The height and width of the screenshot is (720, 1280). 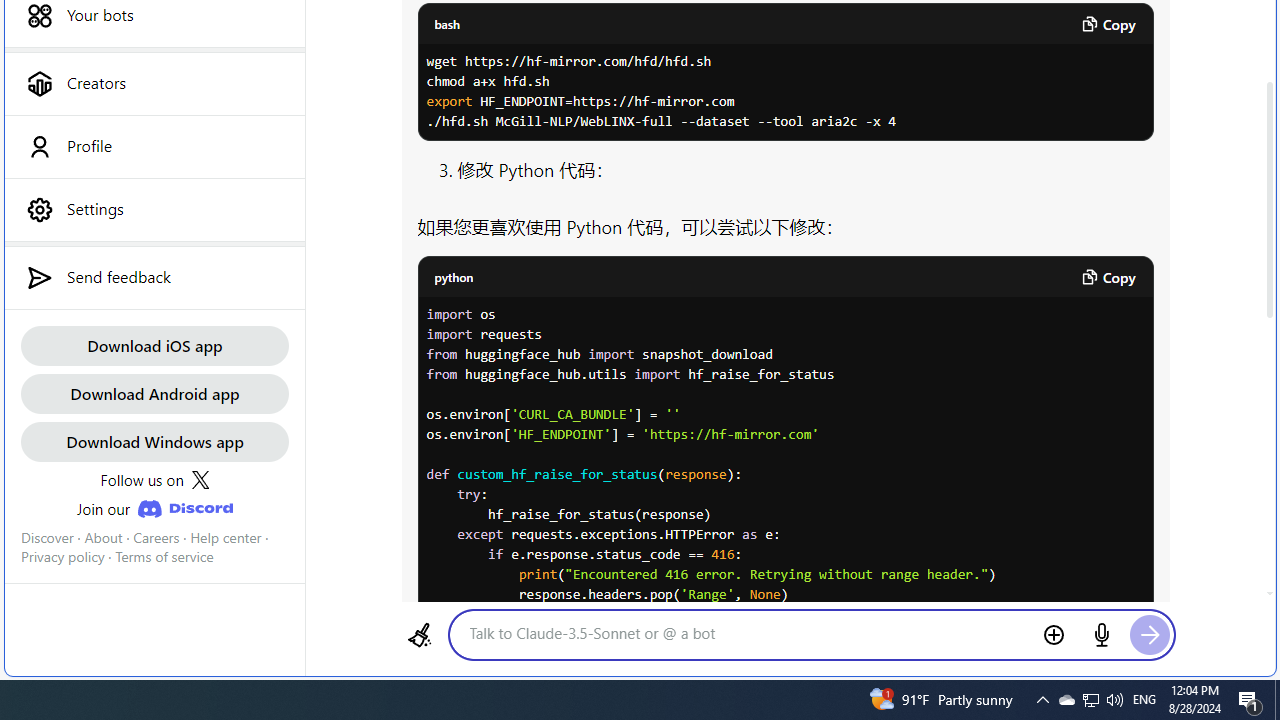 What do you see at coordinates (153, 145) in the screenshot?
I see `'Profile'` at bounding box center [153, 145].